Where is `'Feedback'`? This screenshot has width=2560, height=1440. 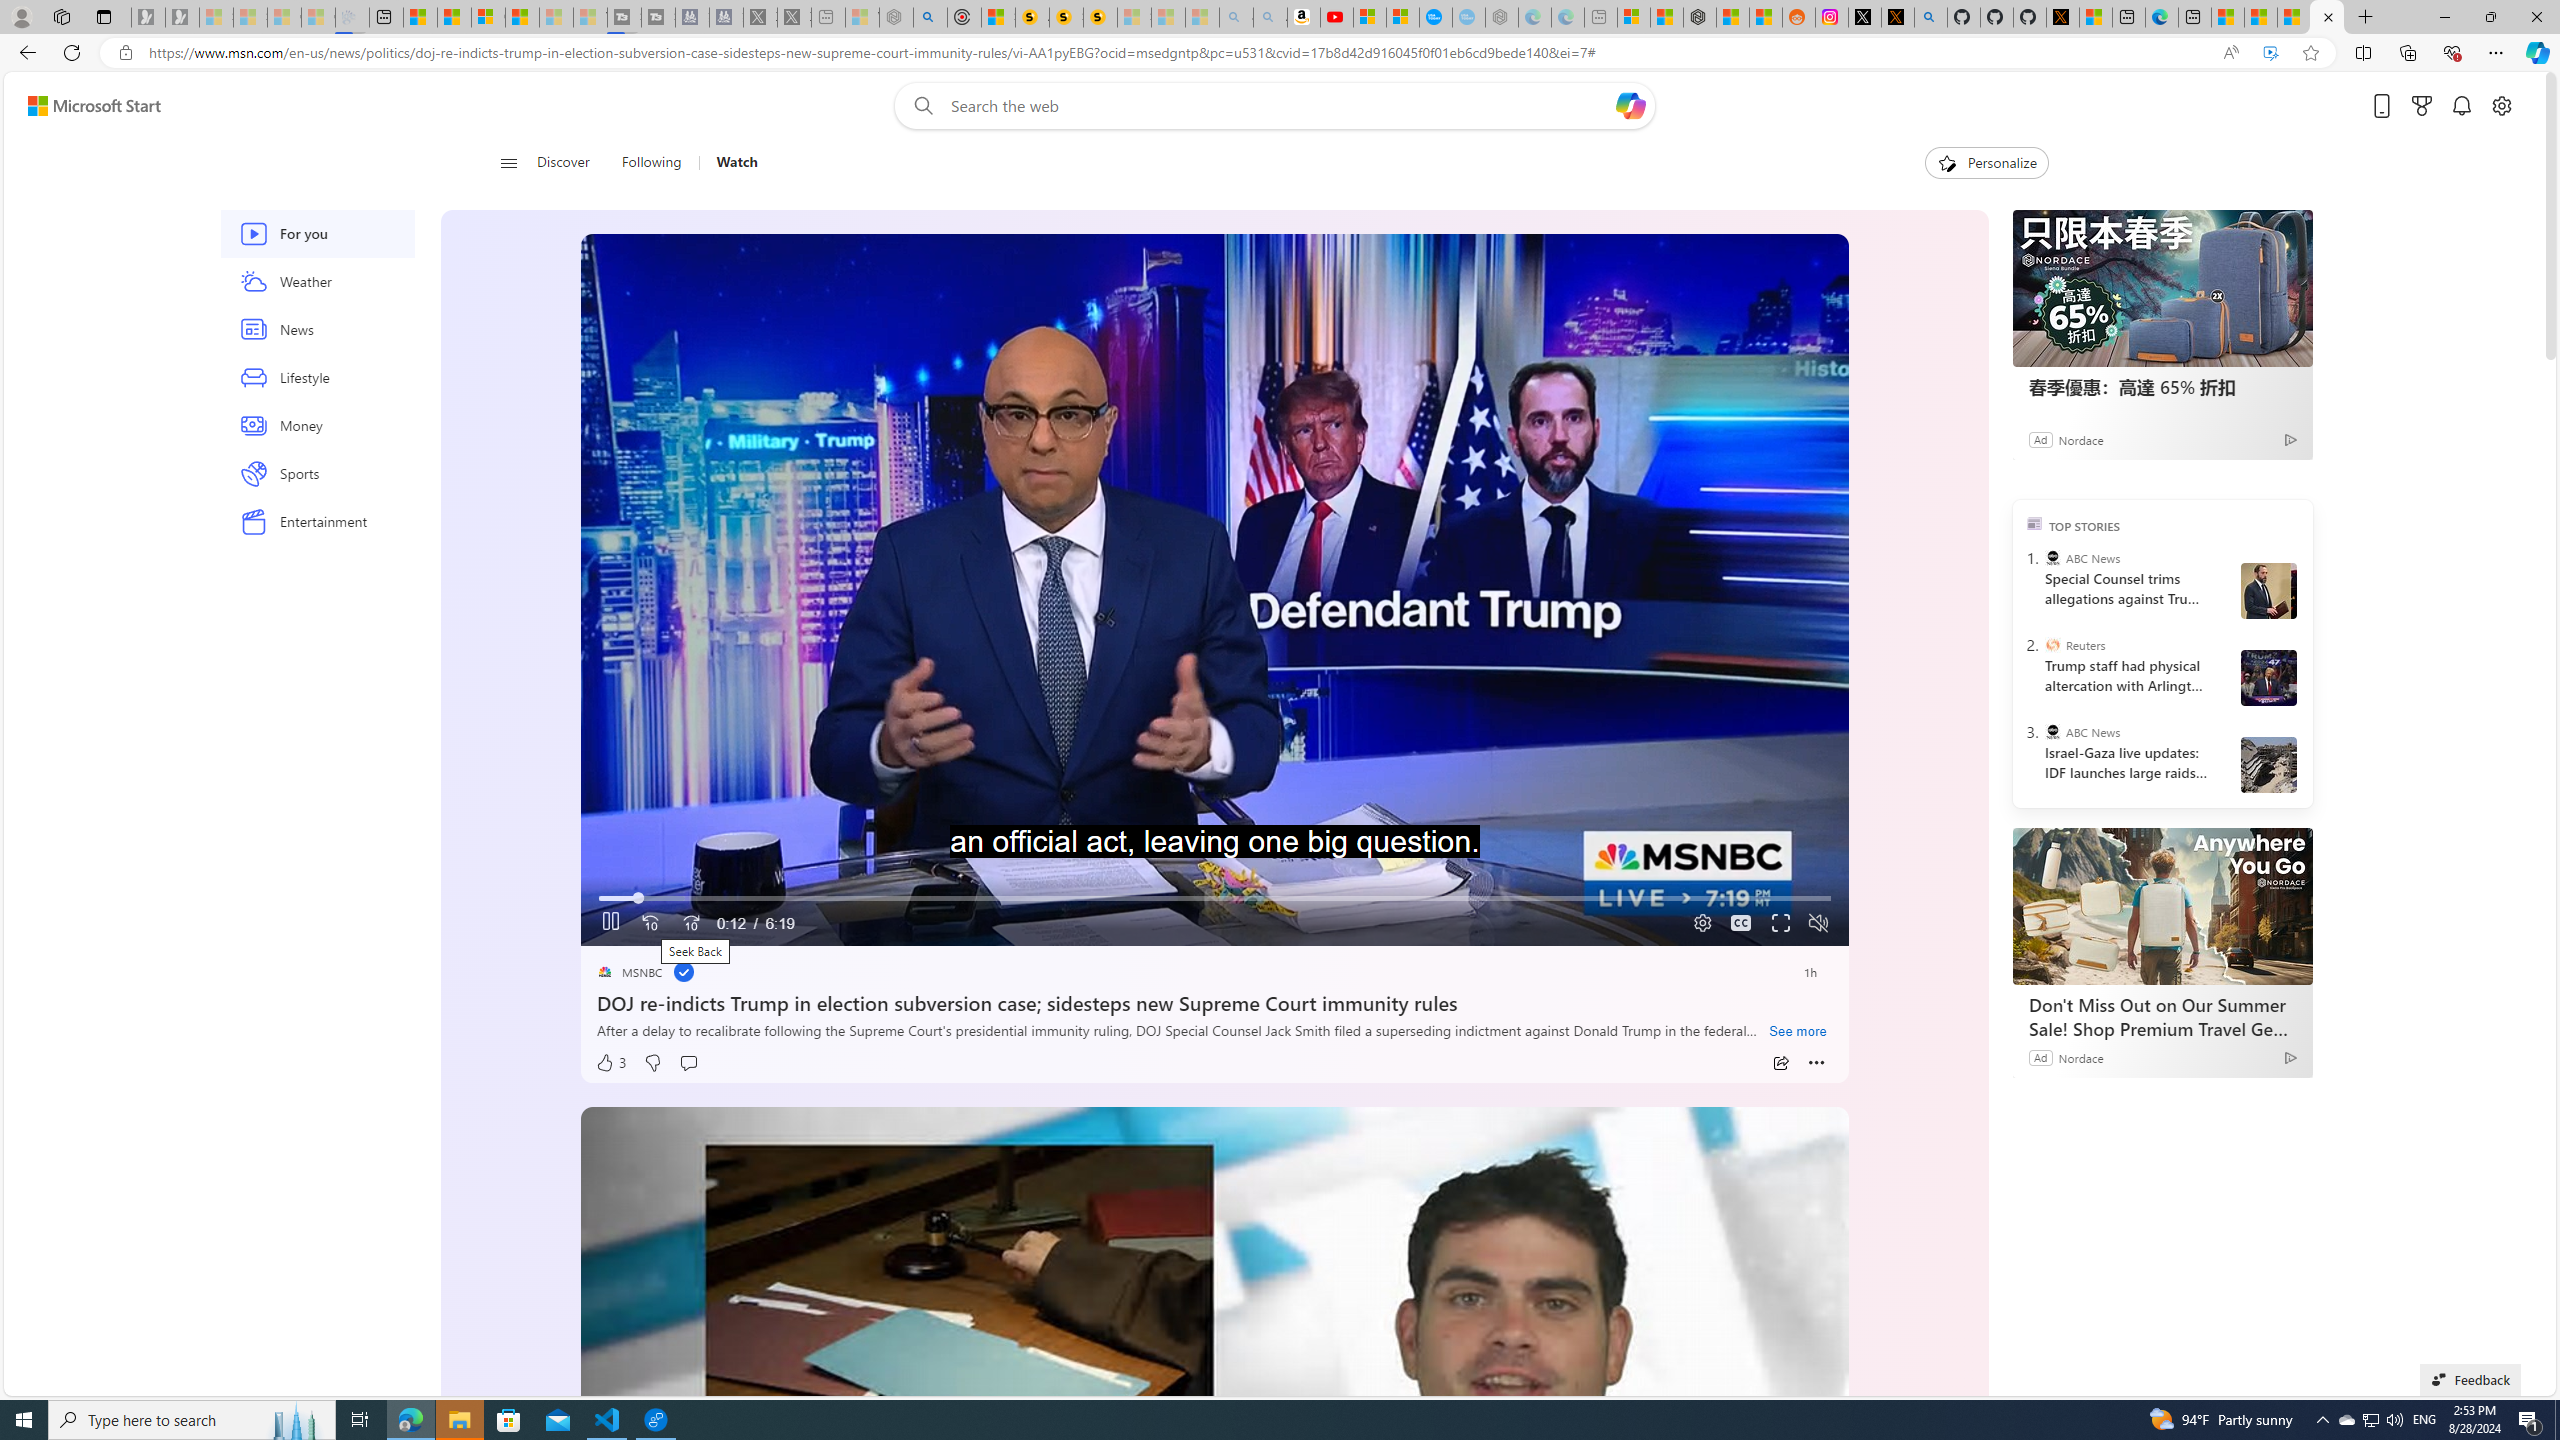 'Feedback' is located at coordinates (2470, 1378).